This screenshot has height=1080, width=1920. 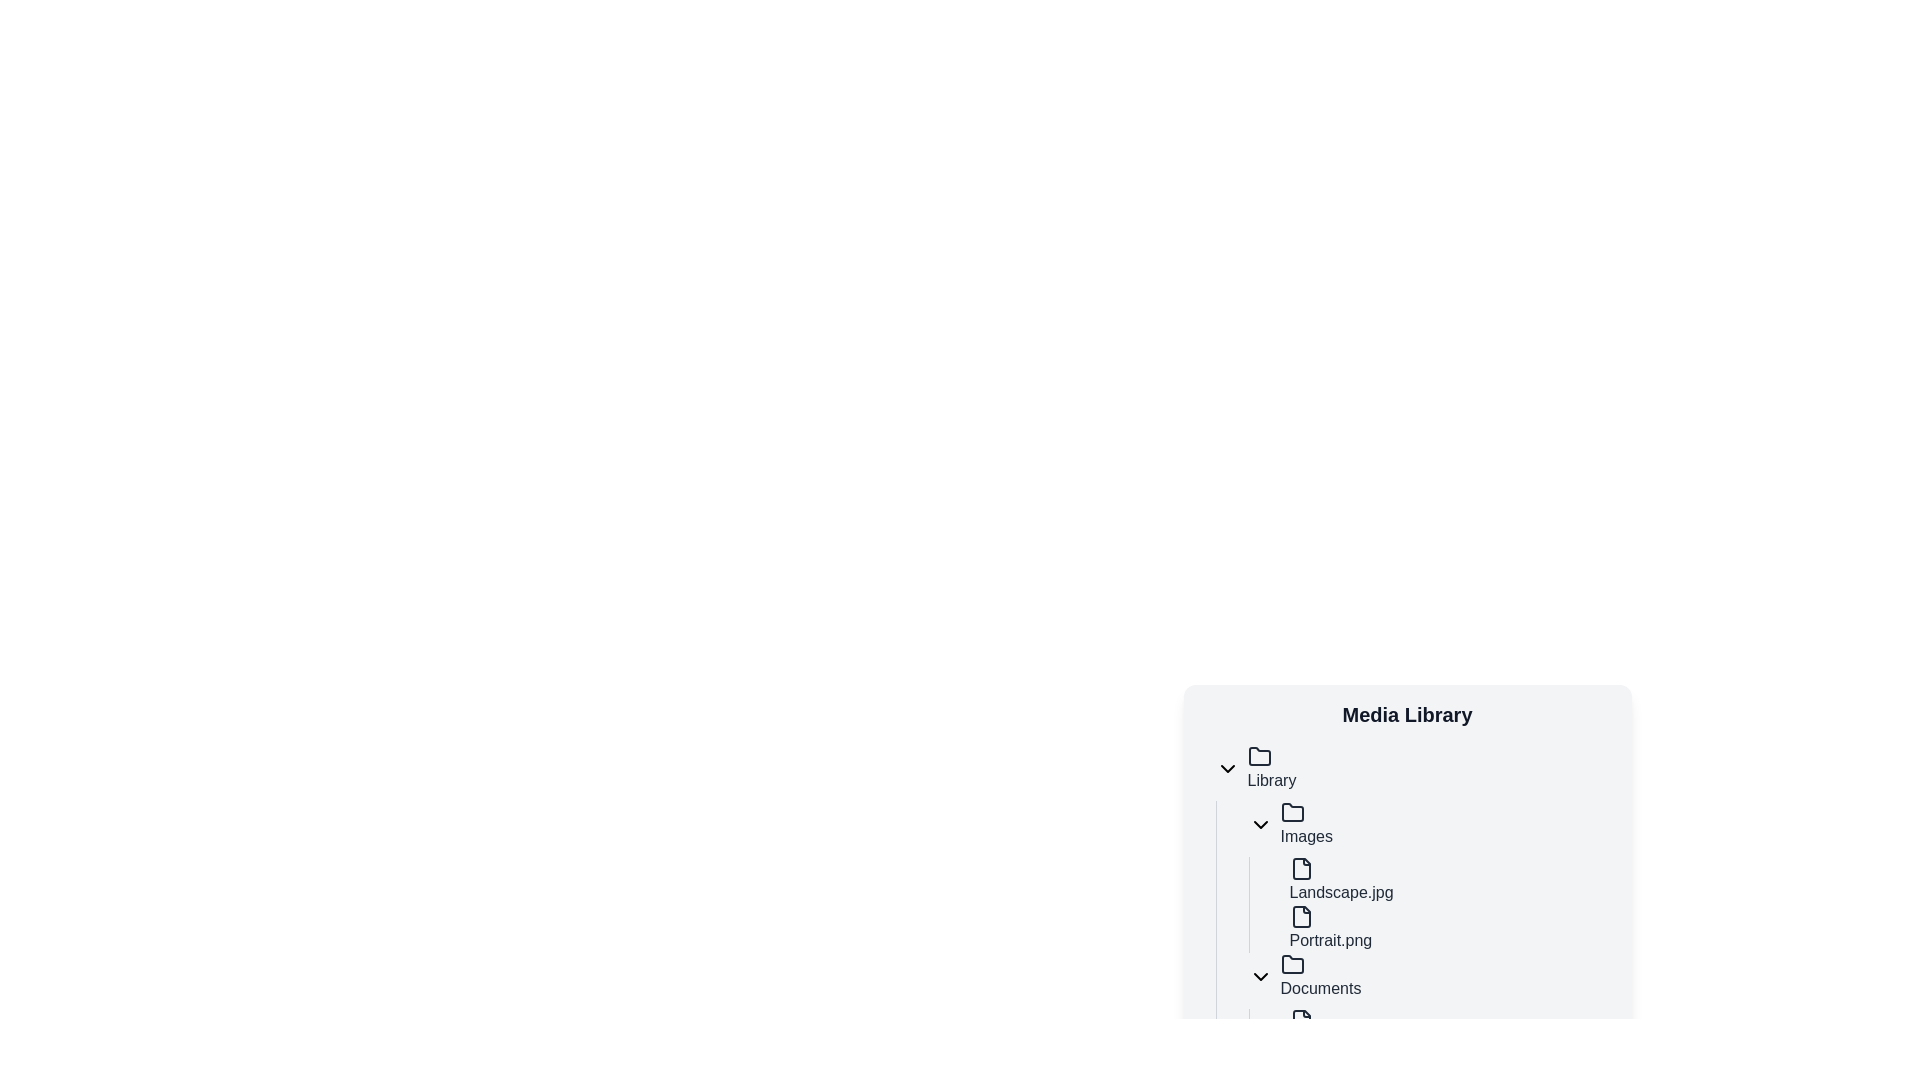 I want to click on the document file icon located at the bottom of the 'Media Library' section, beneath the 'Documents' folder, so click(x=1301, y=1021).